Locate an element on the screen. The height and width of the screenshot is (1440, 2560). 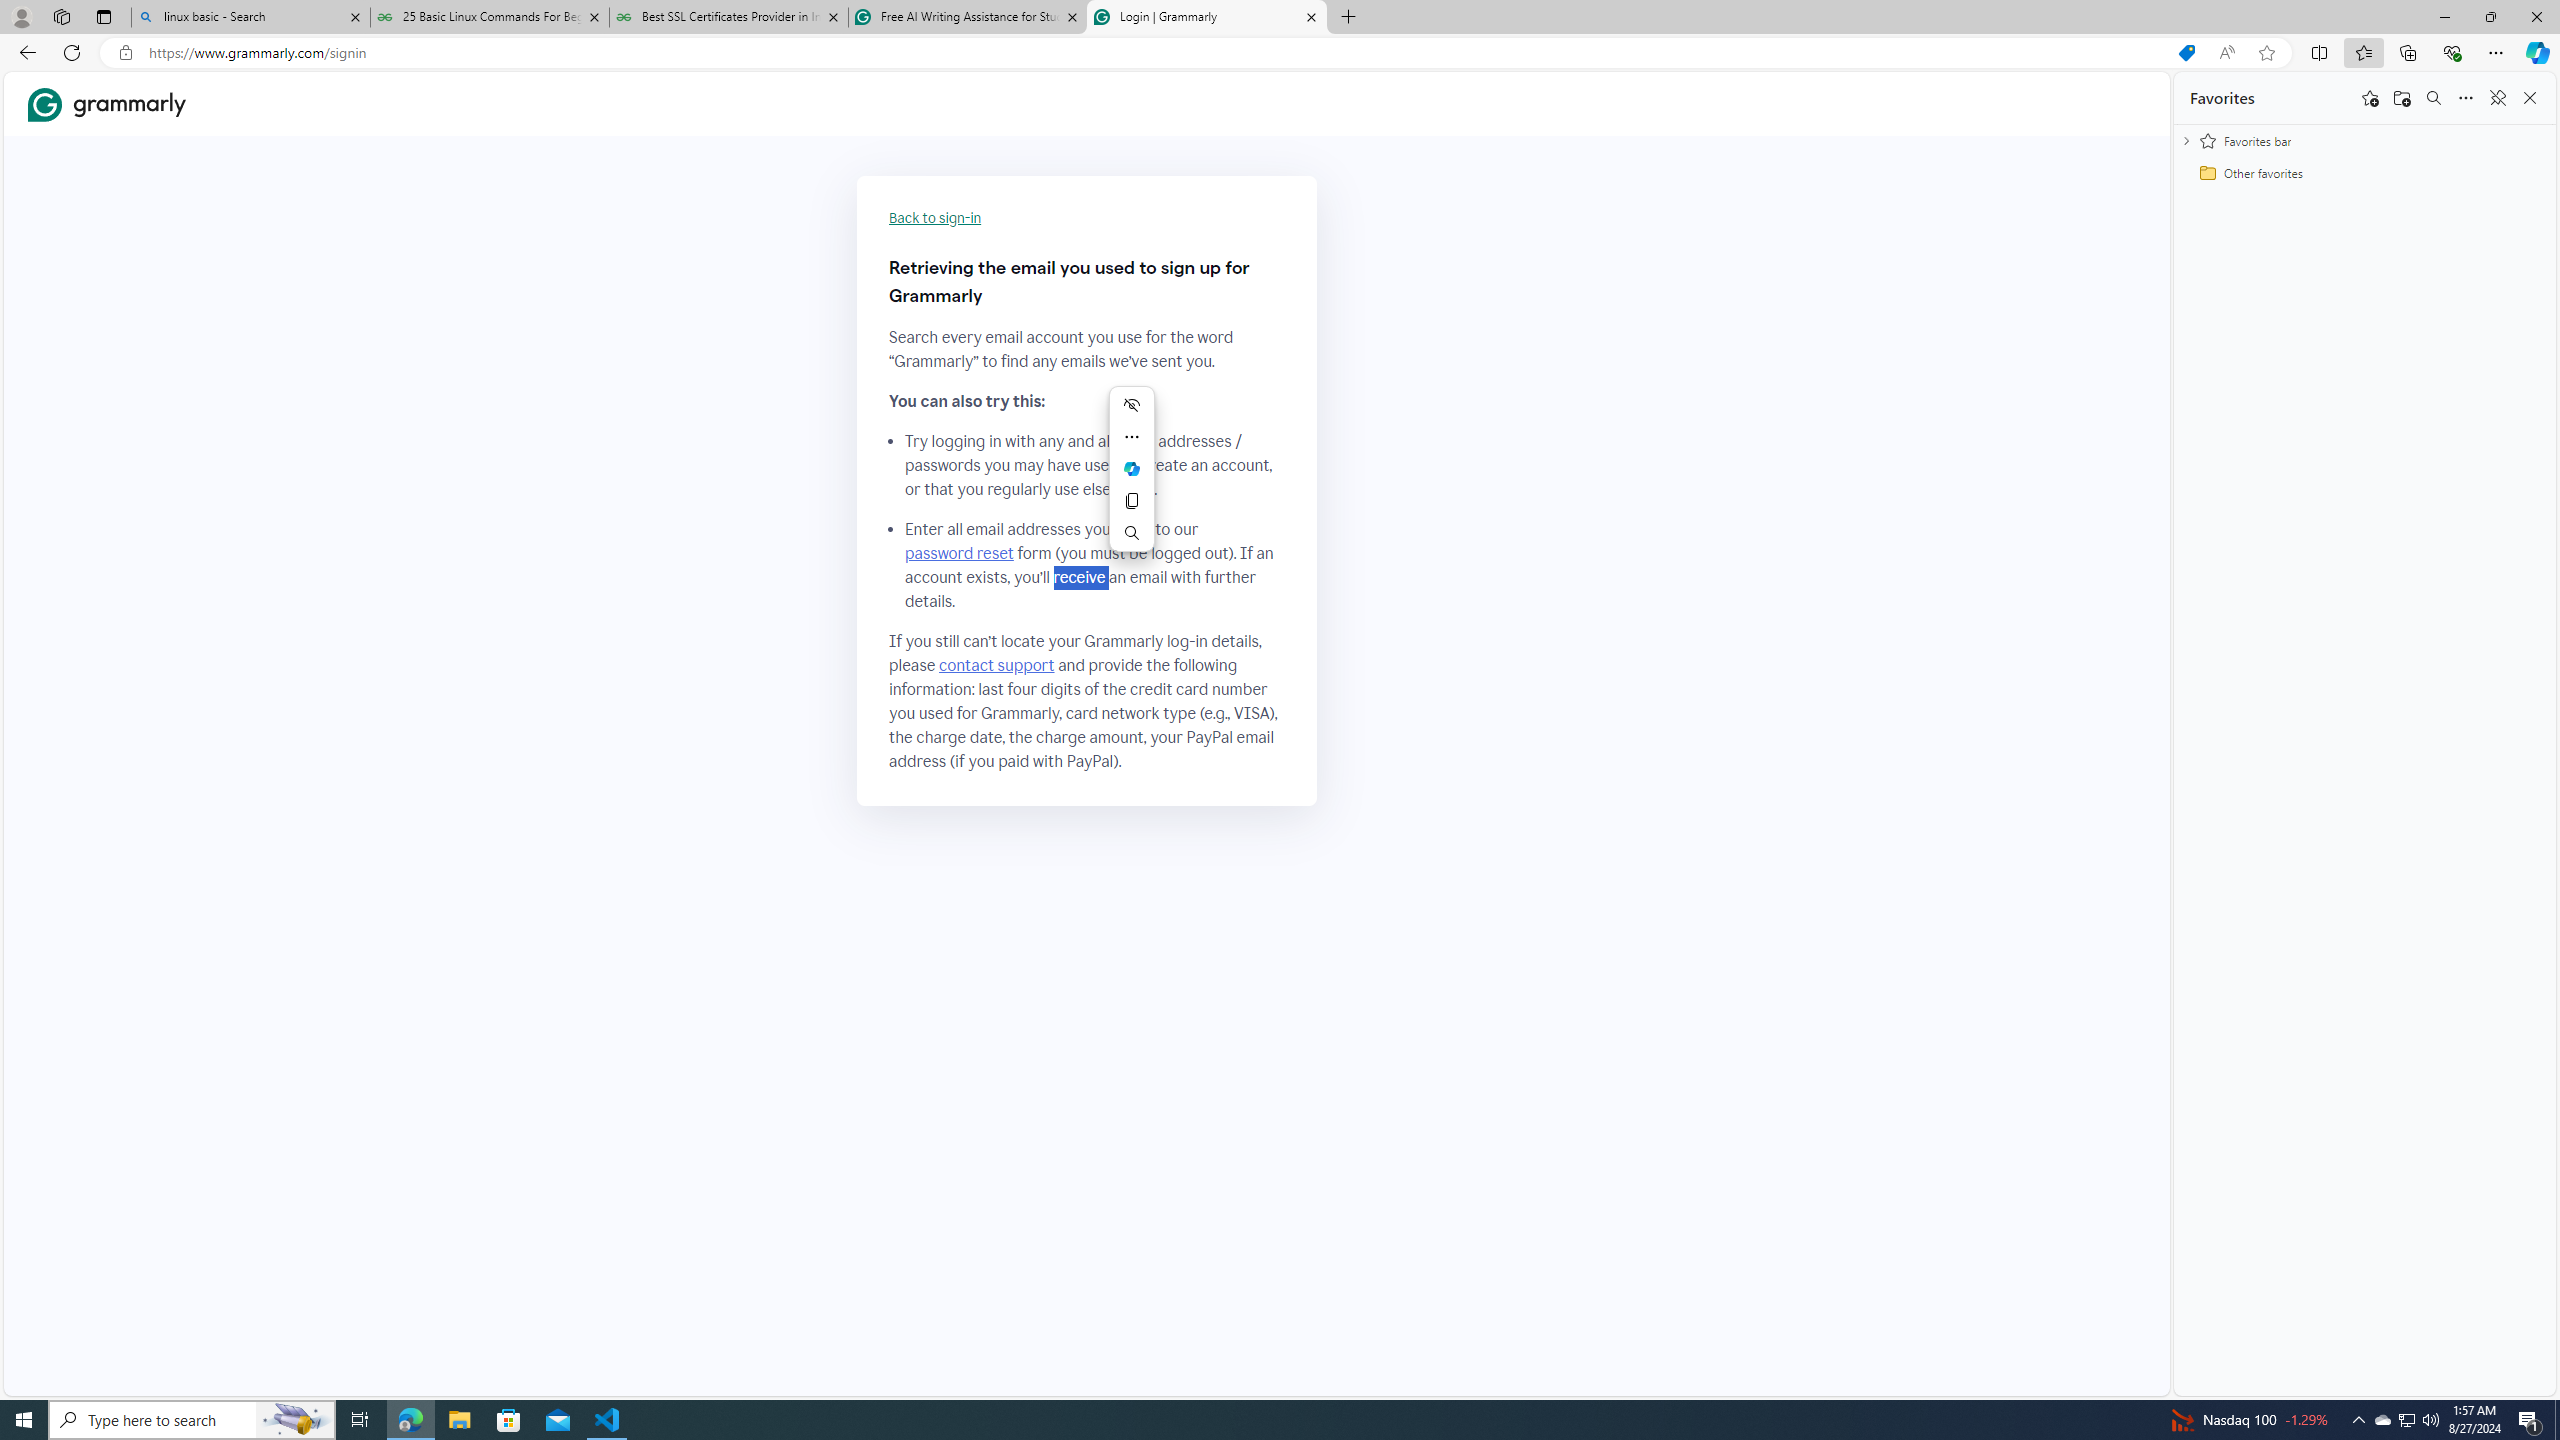
'Add this page to favorites' is located at coordinates (2368, 96).